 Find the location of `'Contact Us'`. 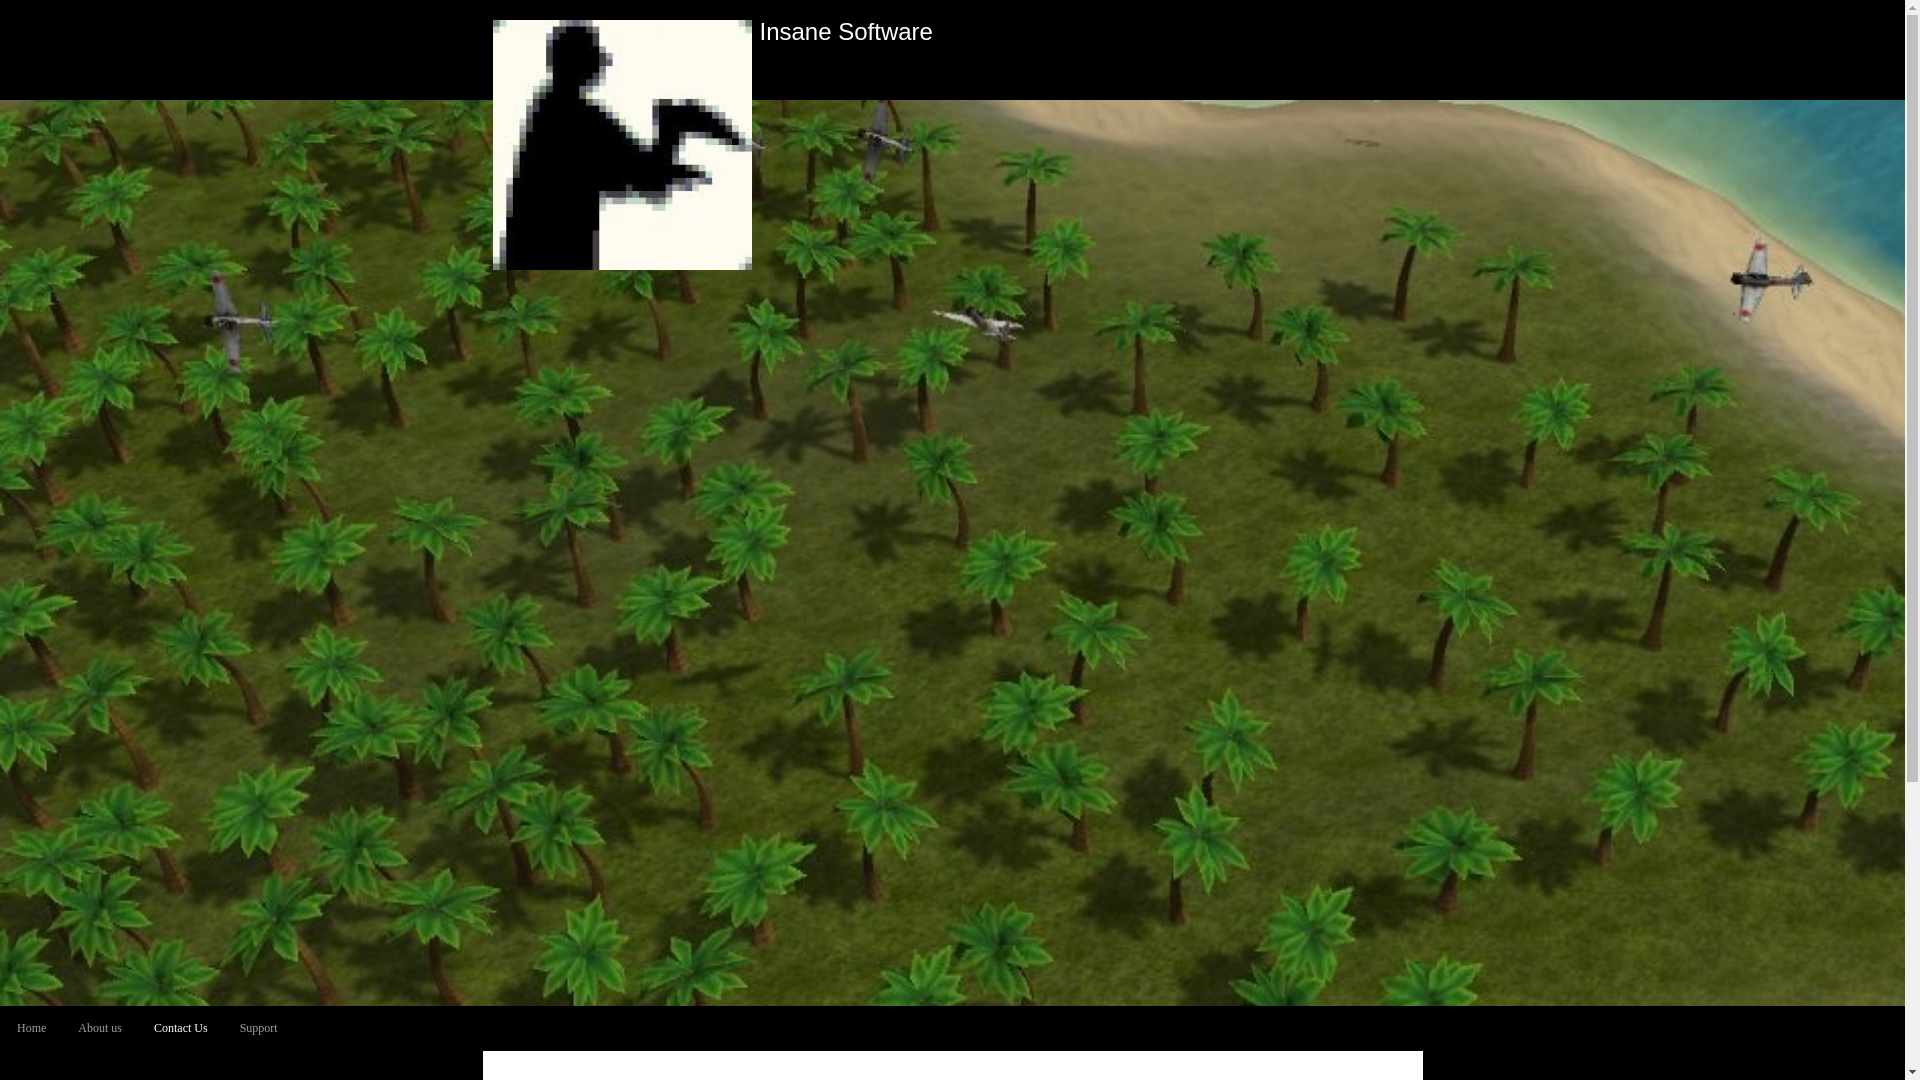

'Contact Us' is located at coordinates (181, 1028).